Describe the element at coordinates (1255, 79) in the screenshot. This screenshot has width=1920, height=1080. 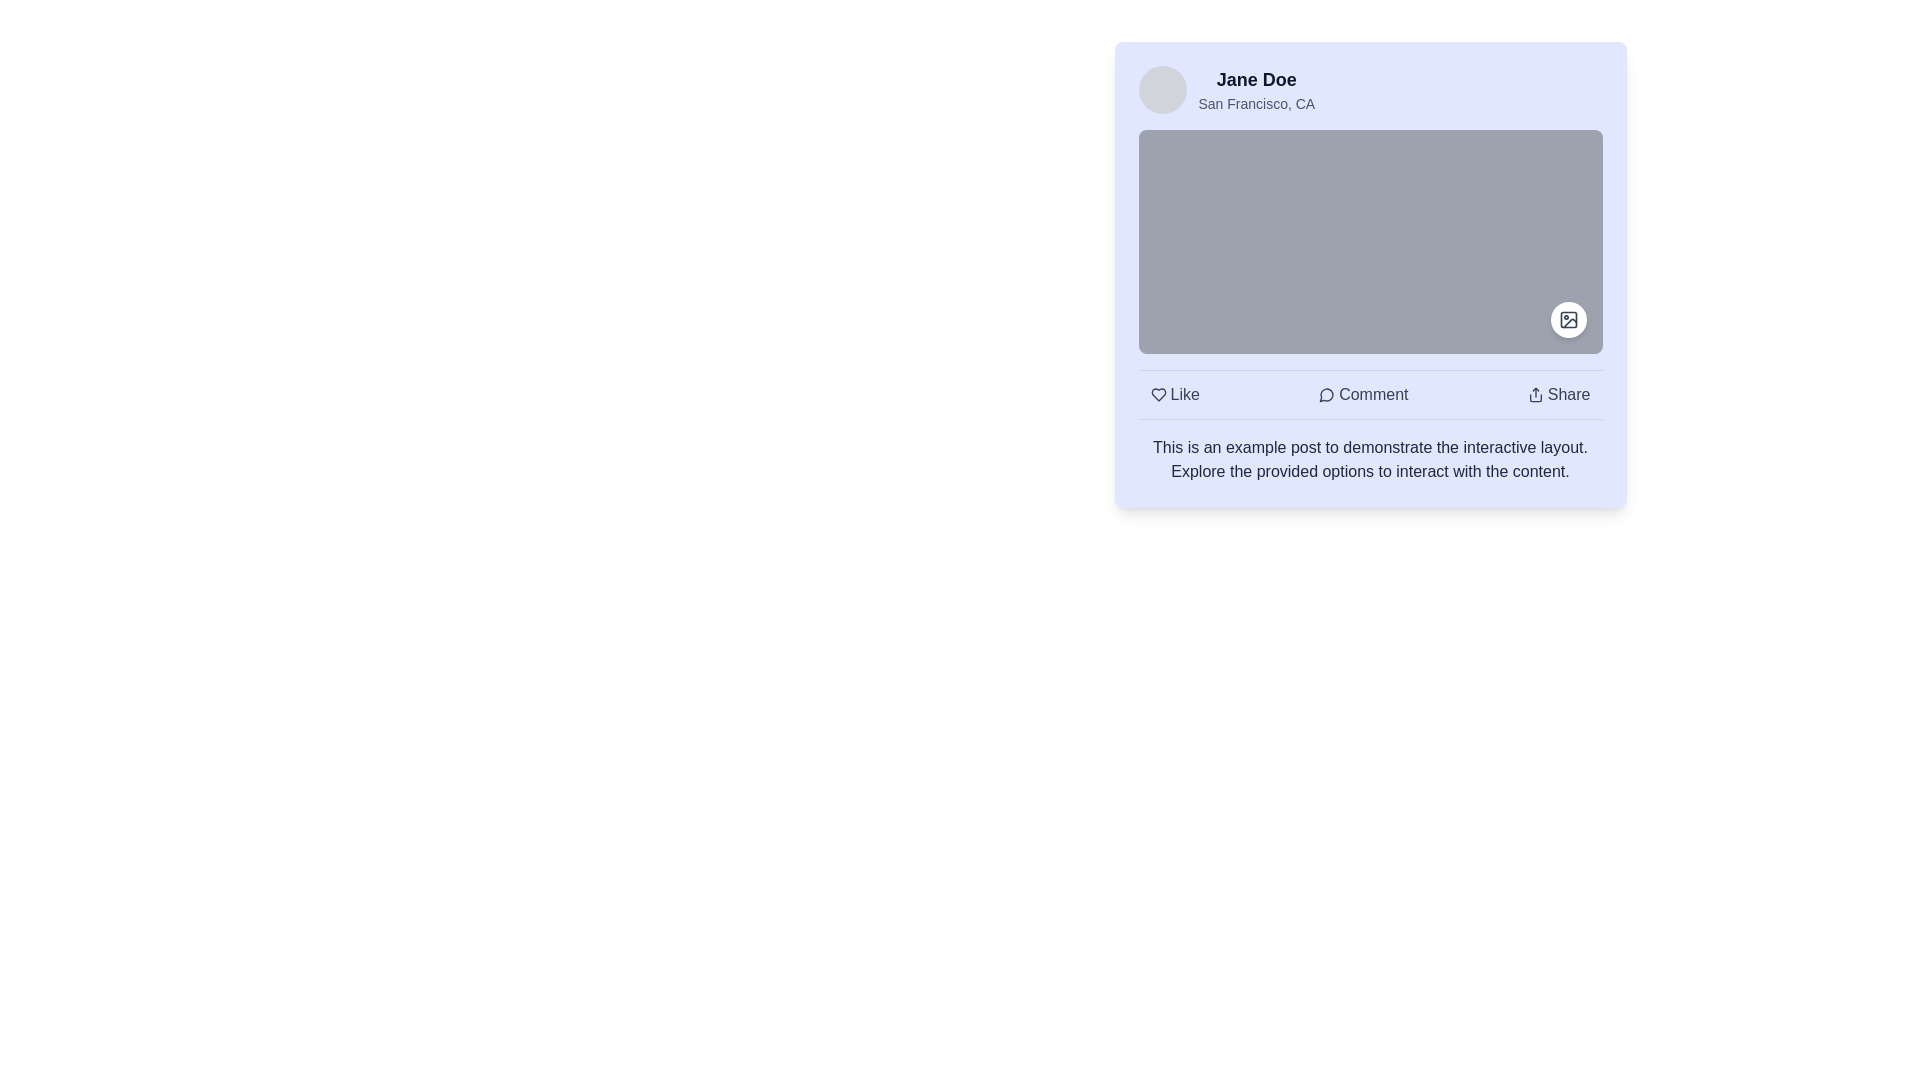
I see `the static text label that displays the name of a person or entity, located at the top left corner of the card layout, adjacent to a circular avatar placeholder` at that location.